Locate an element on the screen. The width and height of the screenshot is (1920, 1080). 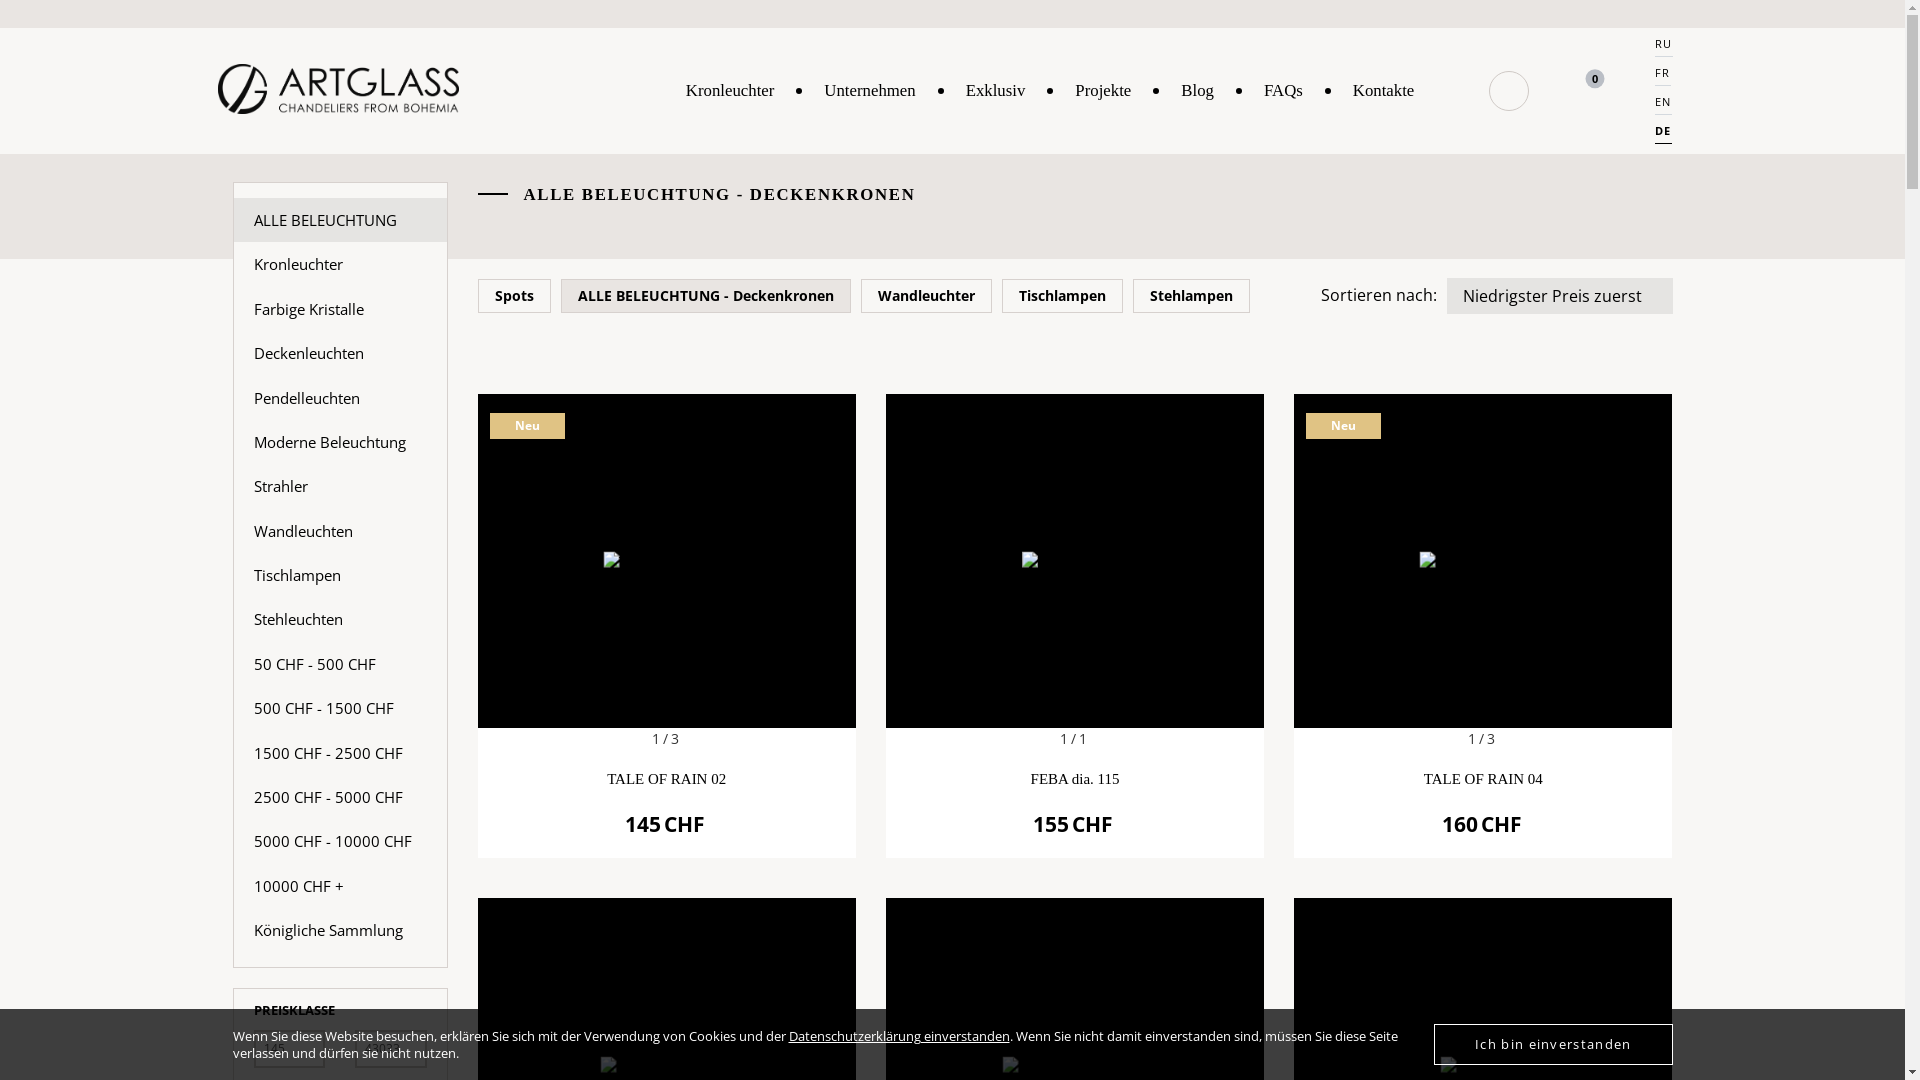
'ALLE BELEUCHTUNG' is located at coordinates (340, 219).